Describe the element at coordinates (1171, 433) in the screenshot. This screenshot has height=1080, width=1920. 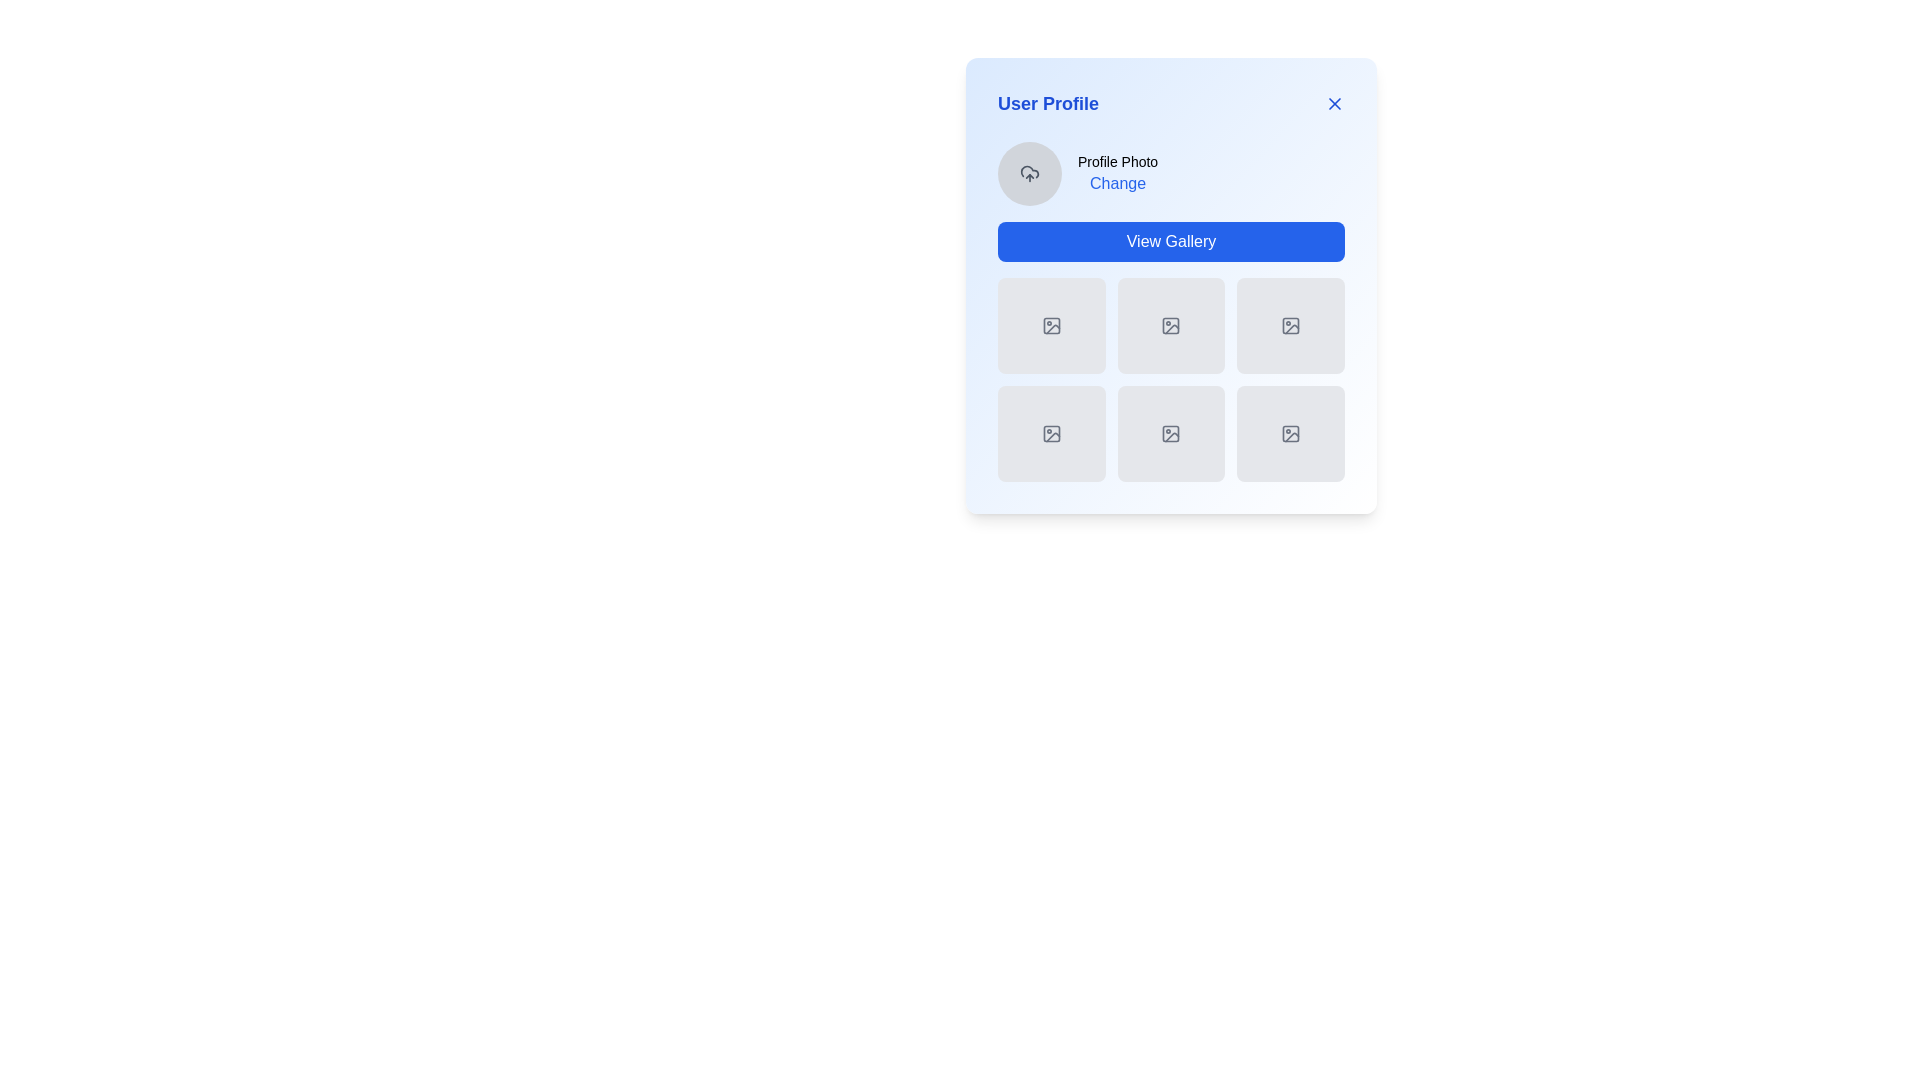
I see `the image icon located in the lower middle position of a 3x2 grid, characterized by a gray square outline with a small circle and a diagonal line inside` at that location.